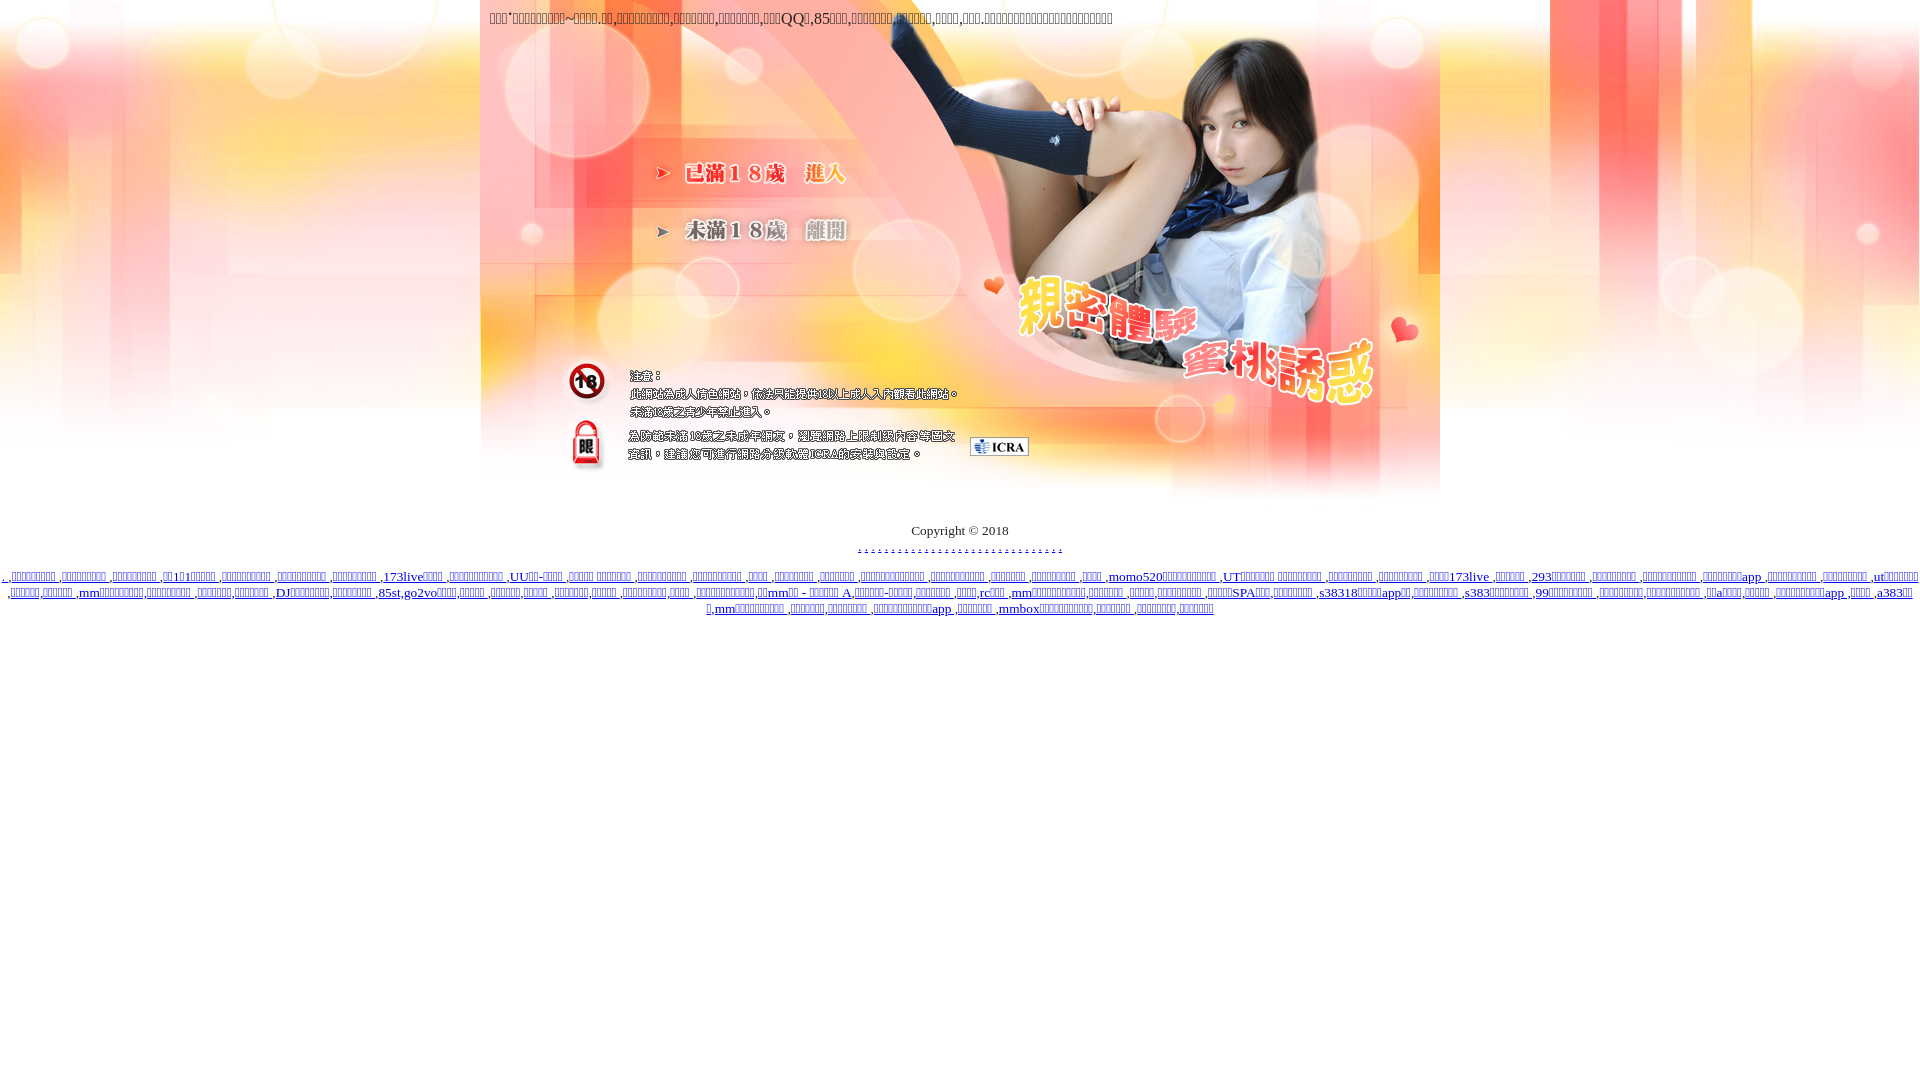 Image resolution: width=1920 pixels, height=1080 pixels. What do you see at coordinates (918, 546) in the screenshot?
I see `'.'` at bounding box center [918, 546].